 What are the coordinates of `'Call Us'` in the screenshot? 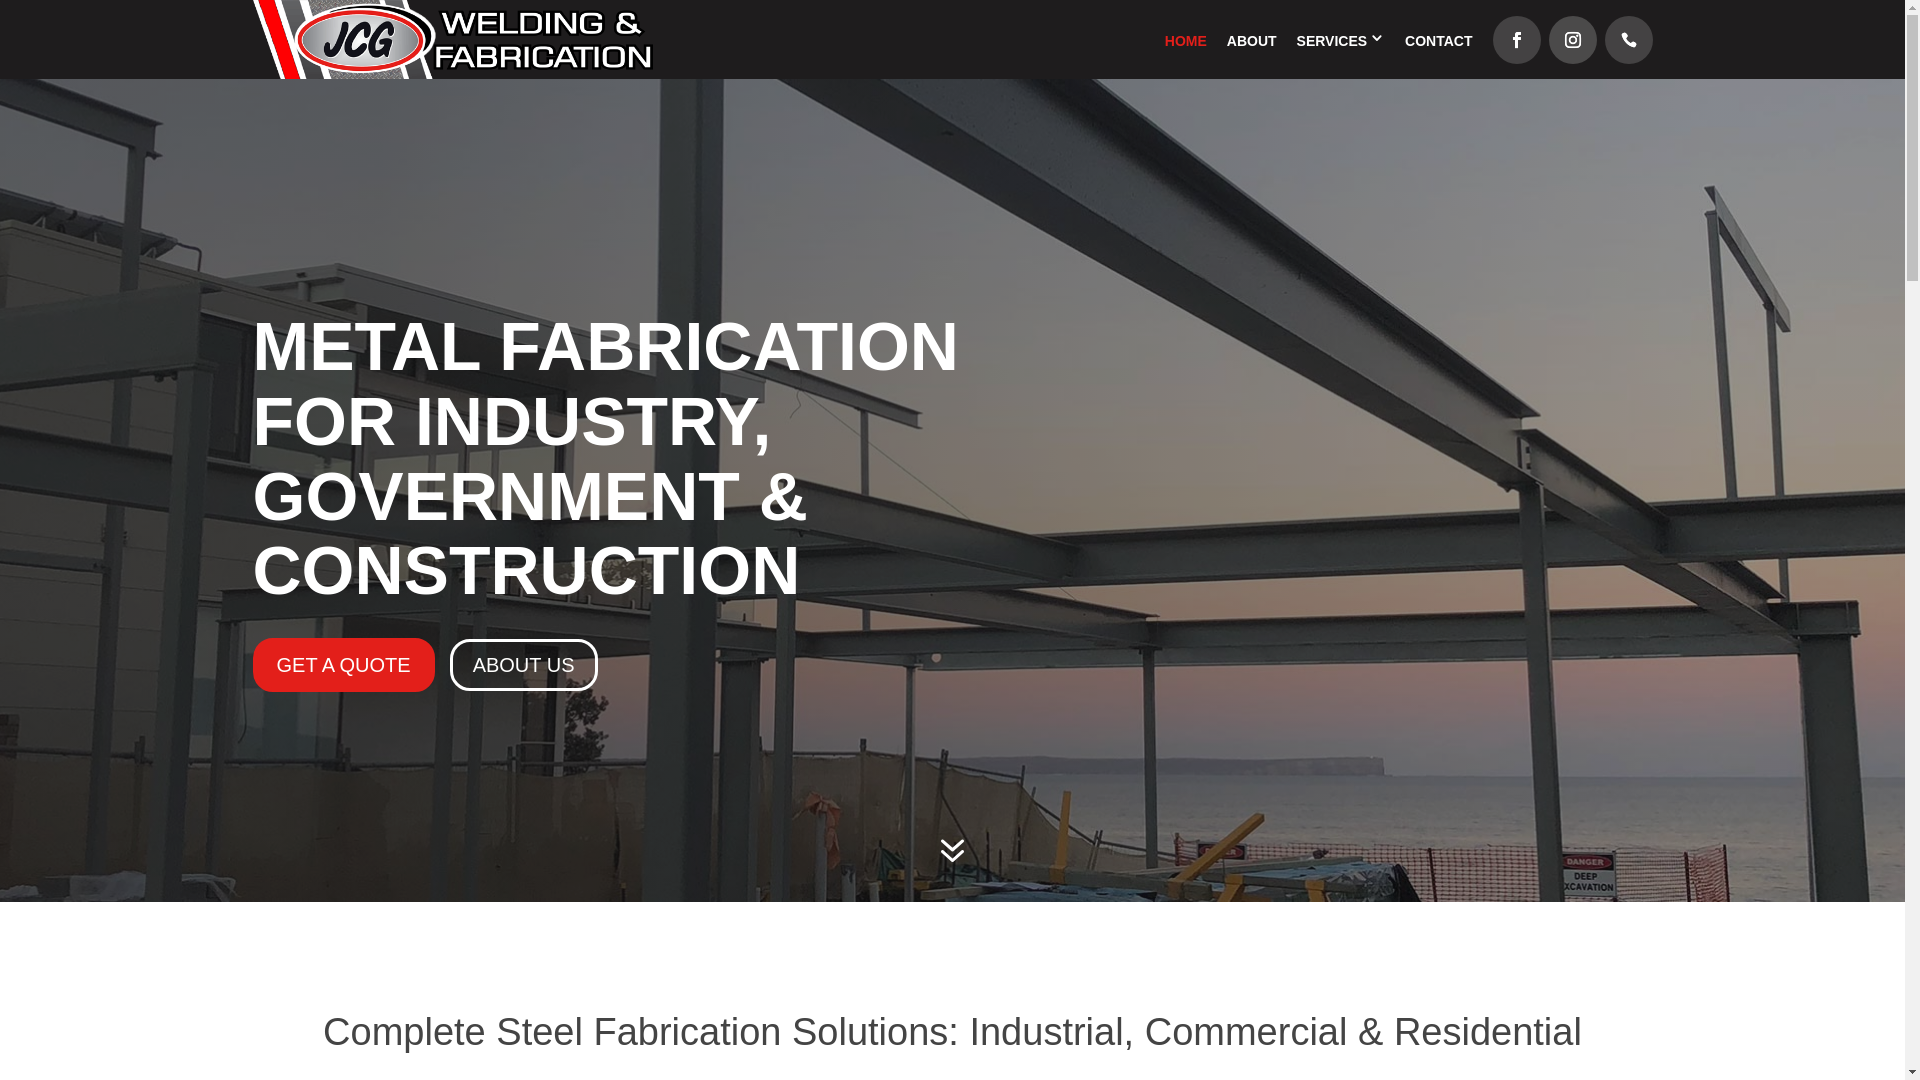 It's located at (1627, 39).